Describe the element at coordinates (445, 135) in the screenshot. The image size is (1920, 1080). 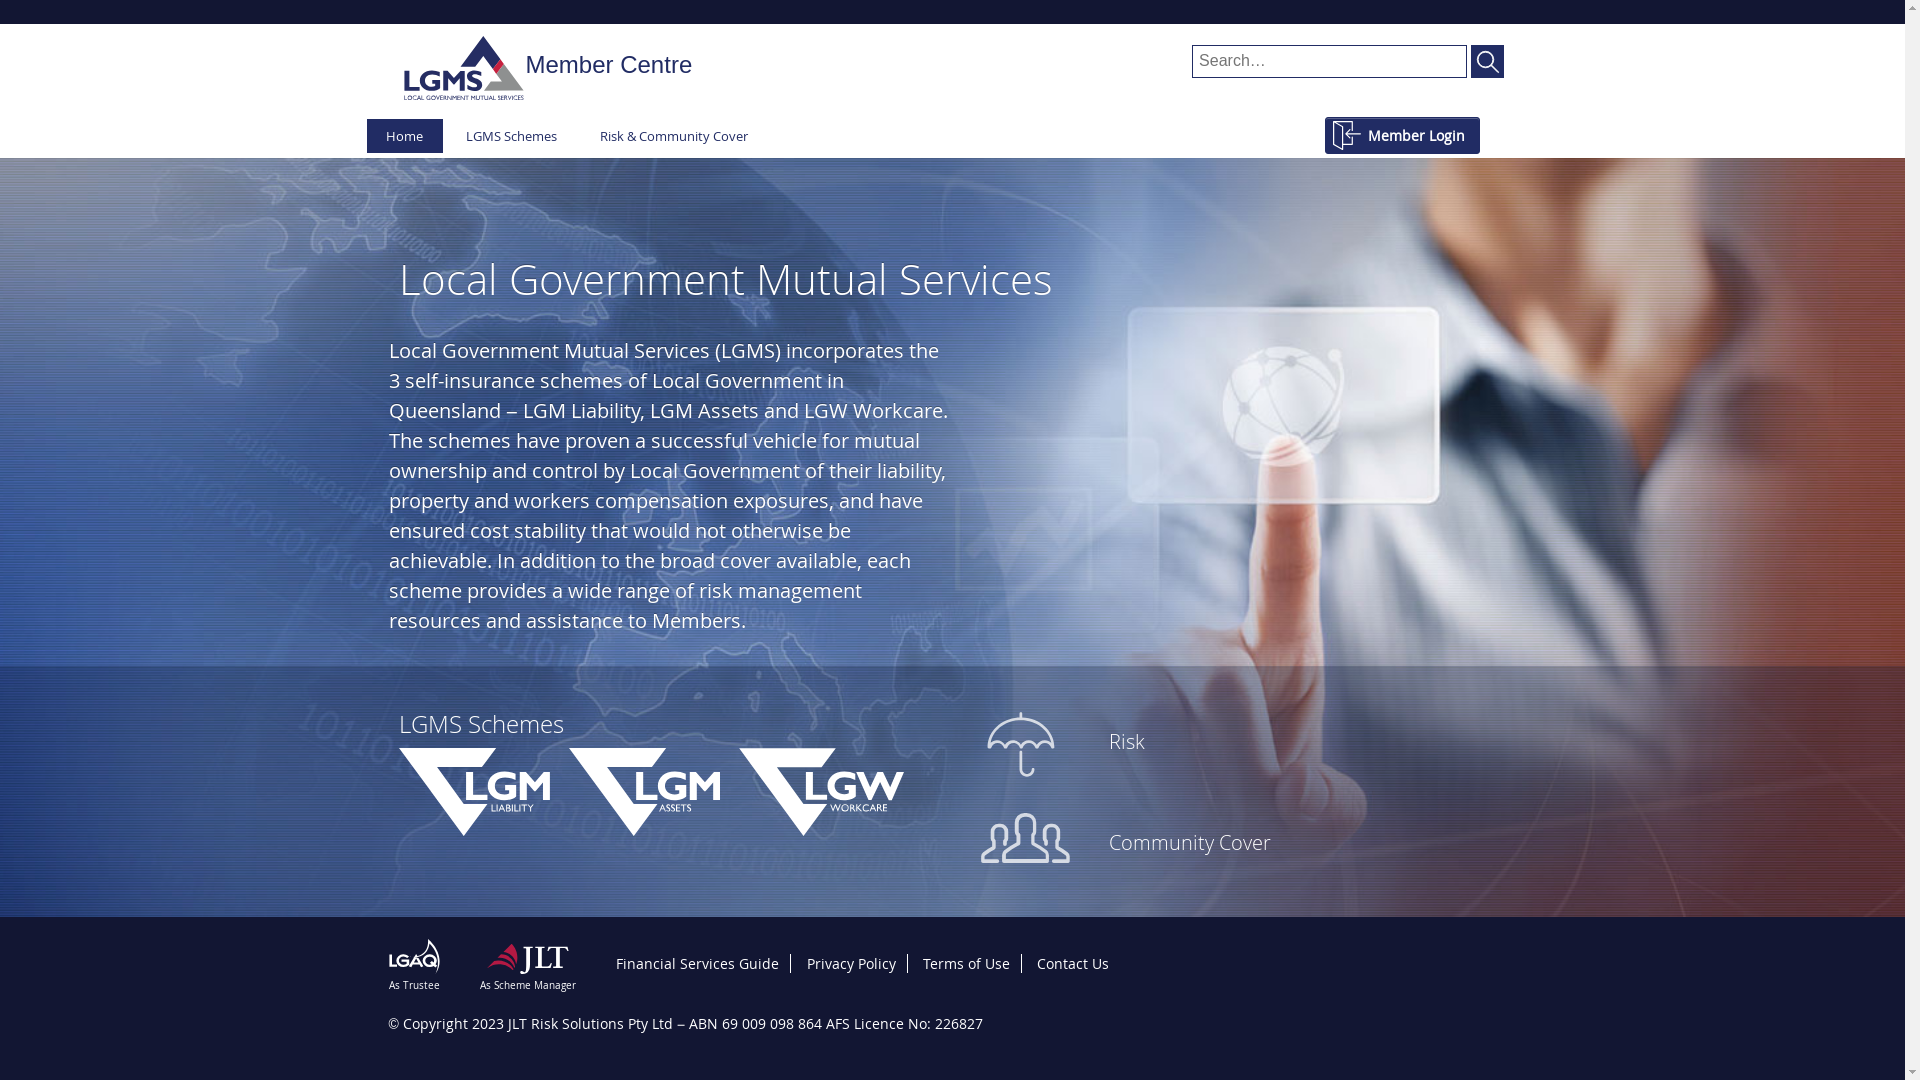
I see `'LGMS Schemes'` at that location.